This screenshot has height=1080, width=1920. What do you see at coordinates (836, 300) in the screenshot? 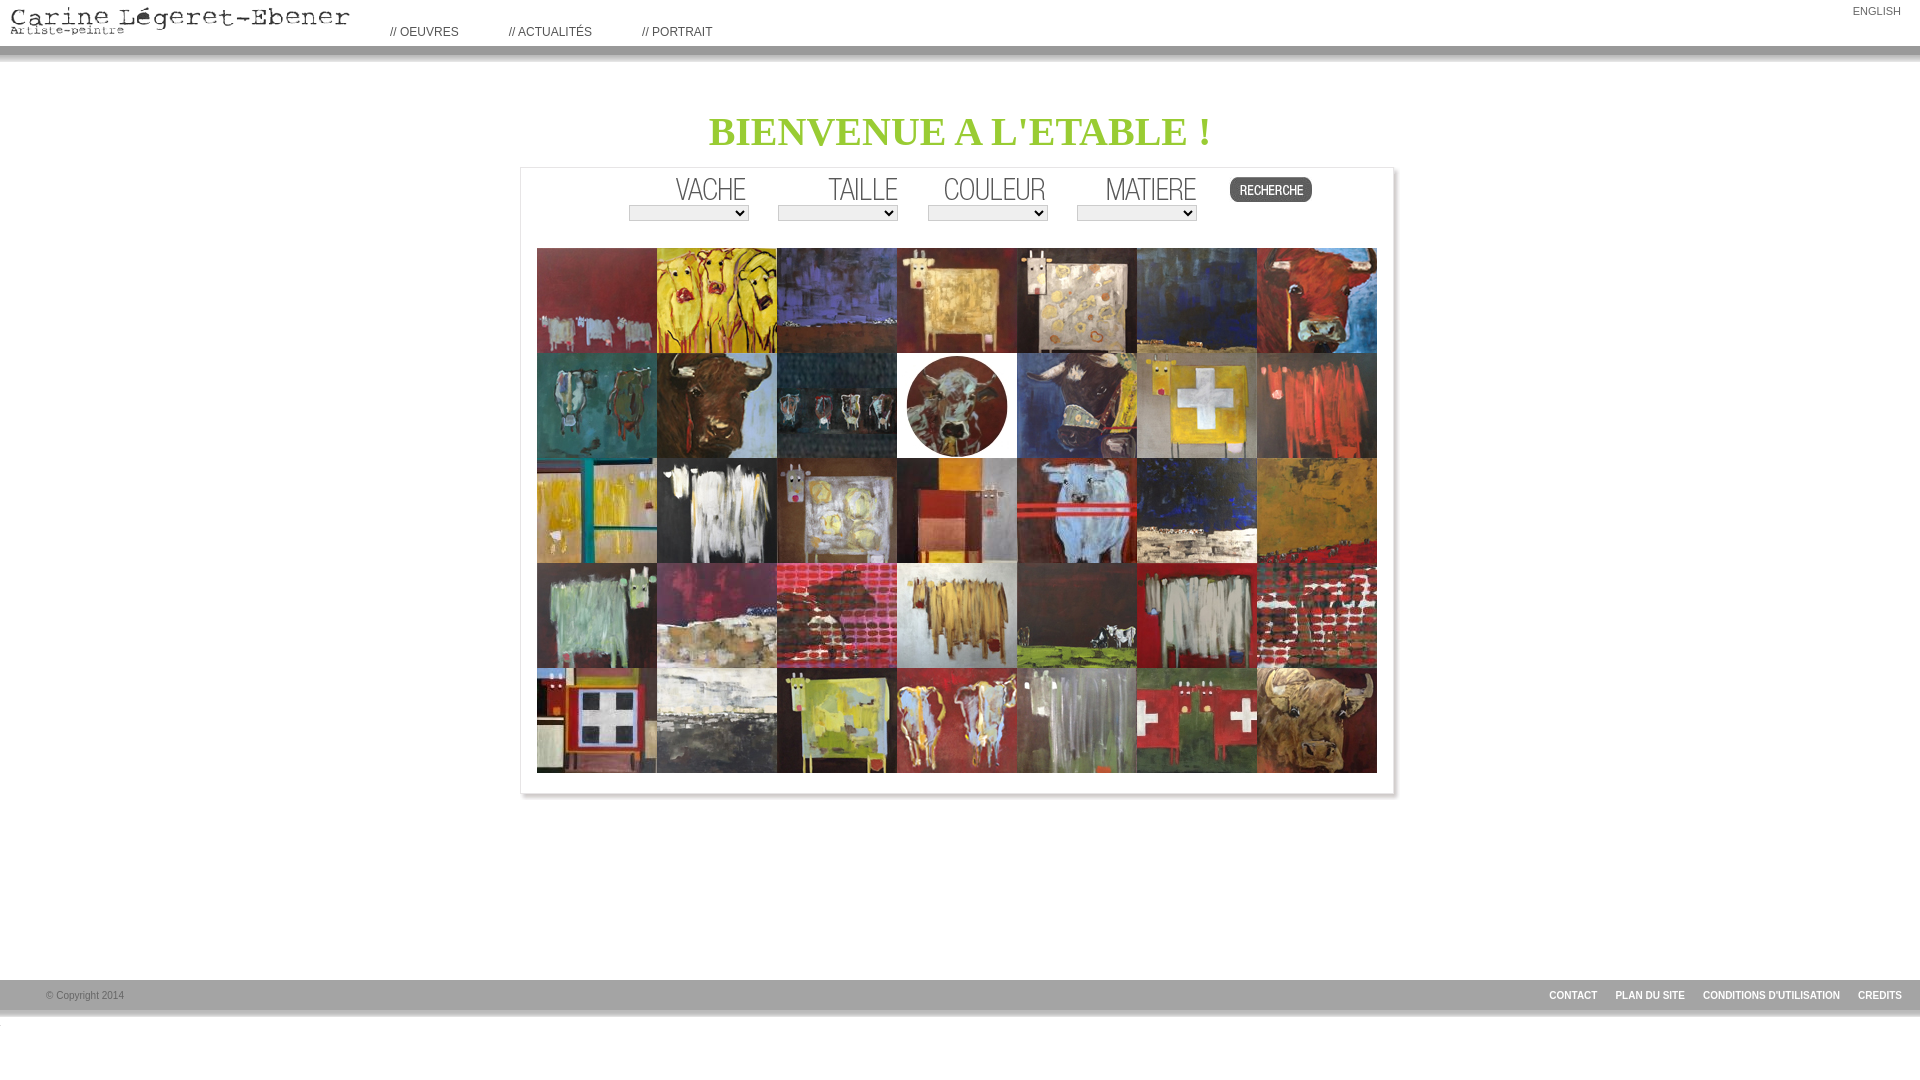
I see `'Prune'` at bounding box center [836, 300].